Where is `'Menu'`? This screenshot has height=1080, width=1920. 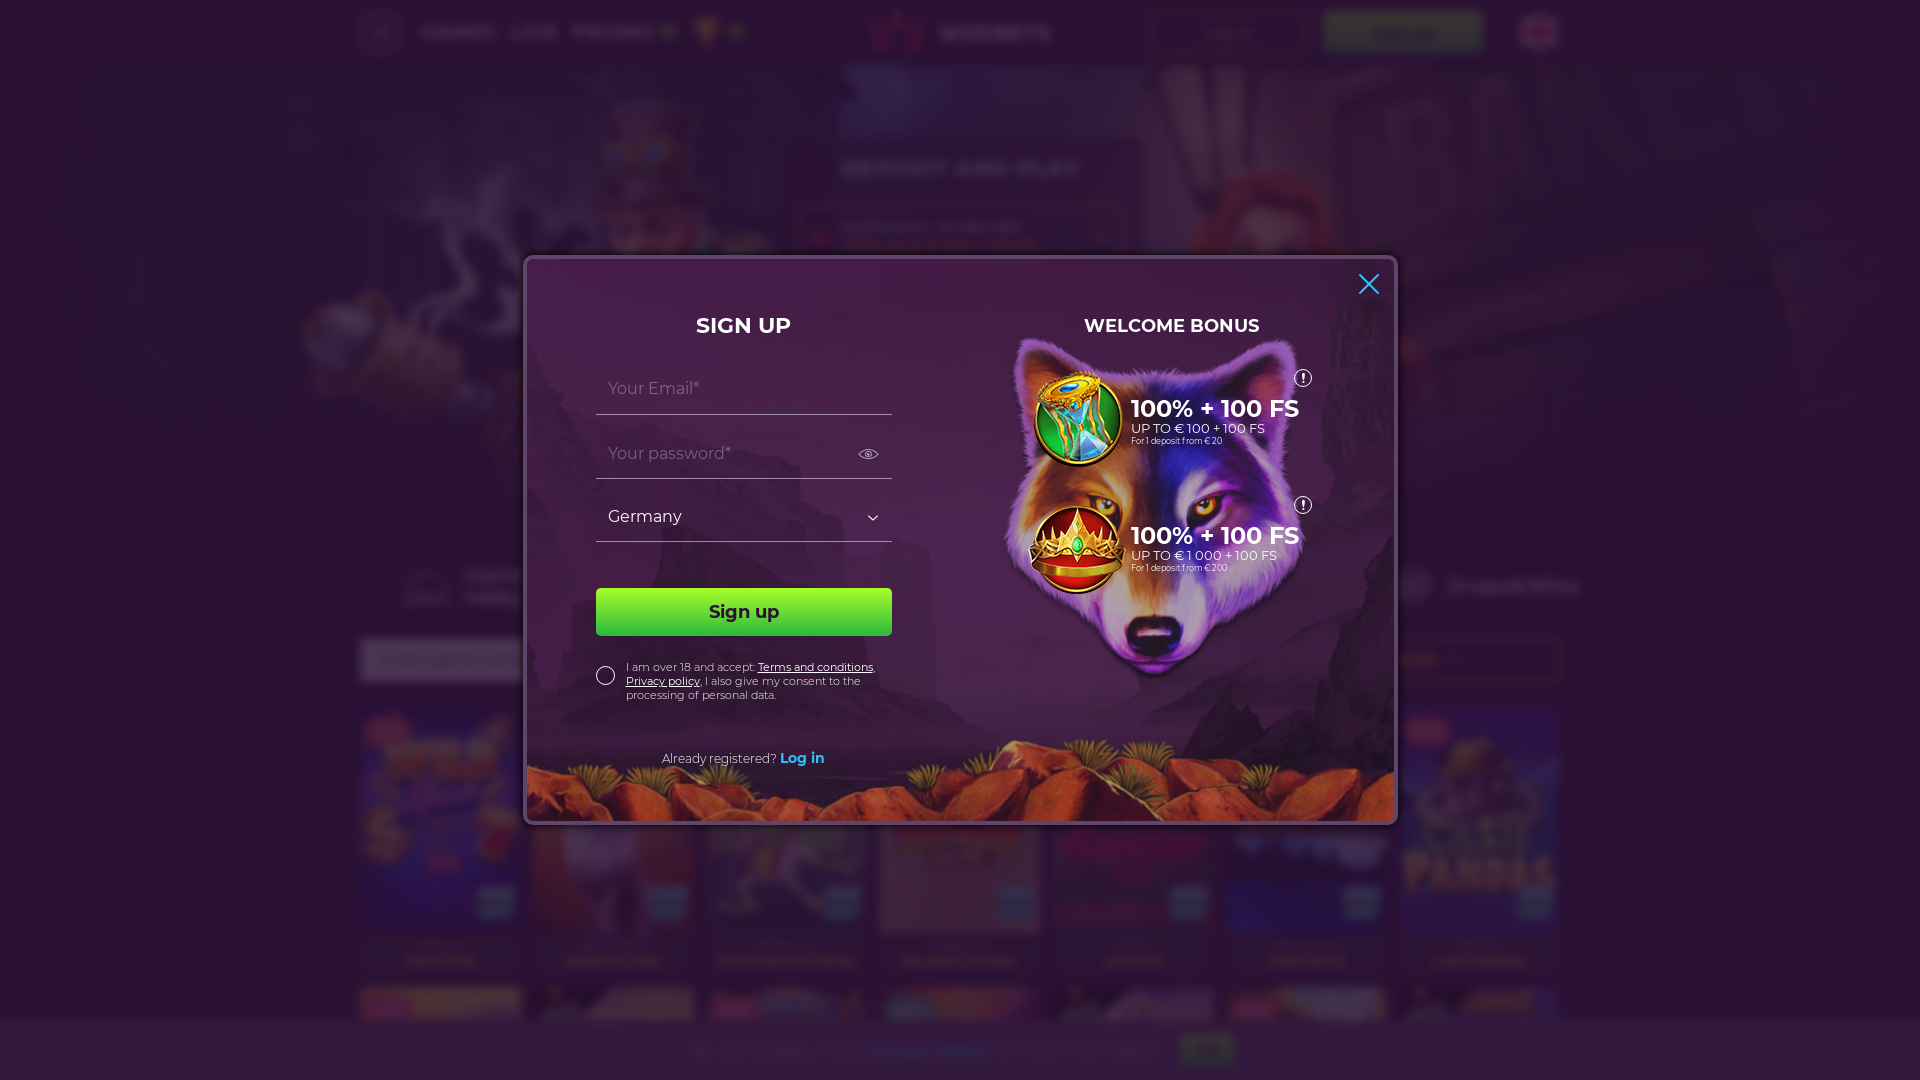 'Menu' is located at coordinates (380, 31).